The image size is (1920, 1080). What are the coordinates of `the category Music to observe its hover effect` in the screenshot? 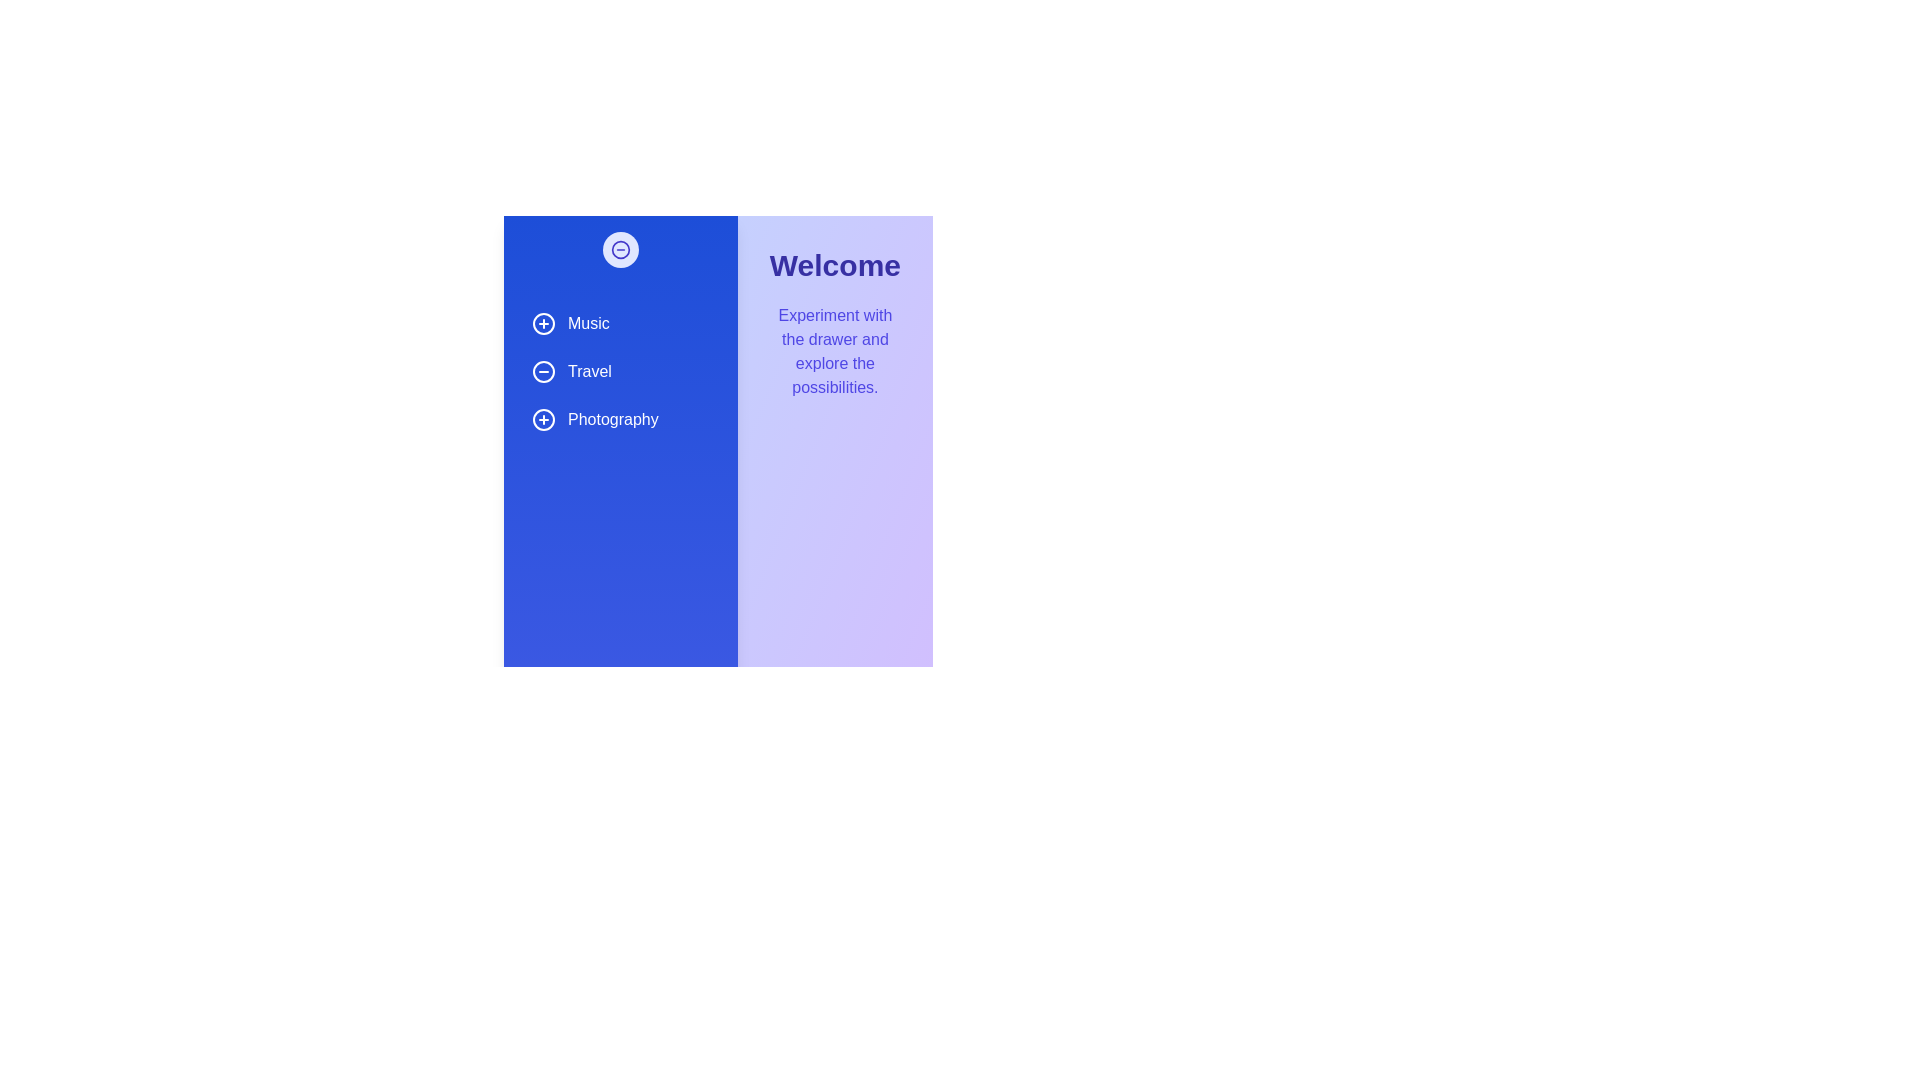 It's located at (619, 323).